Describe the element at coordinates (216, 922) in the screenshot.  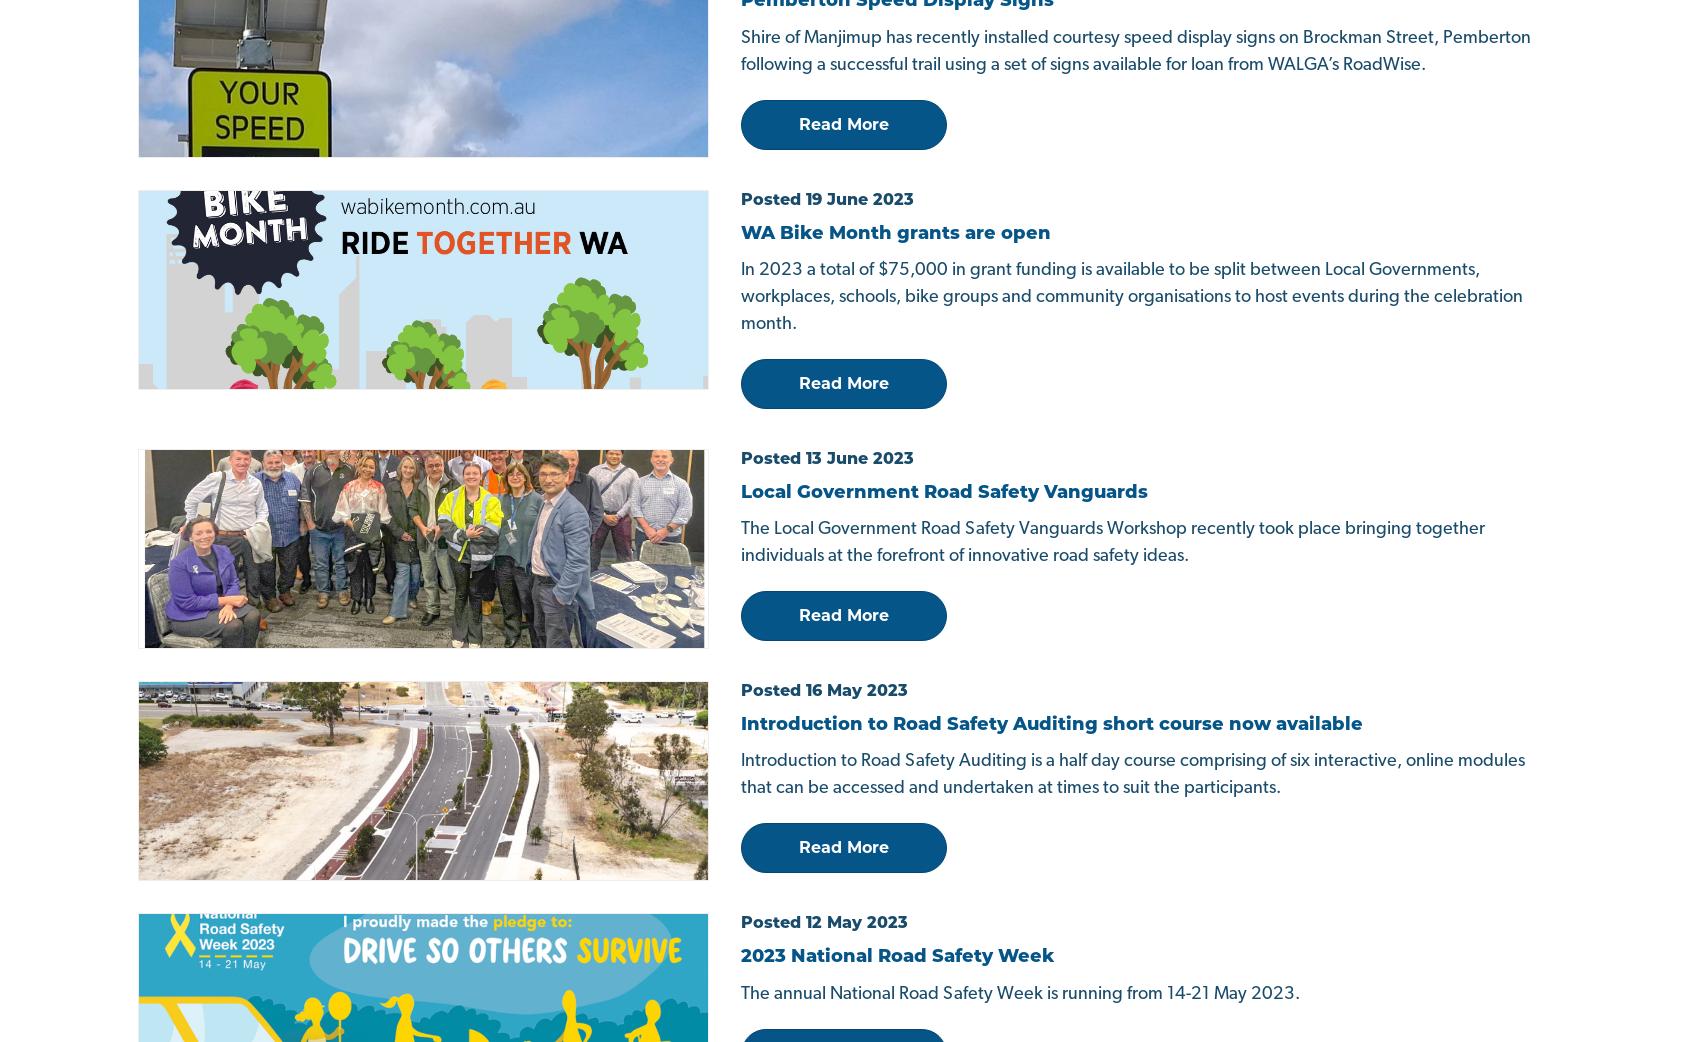
I see `'© WALGA Roadwise Program'` at that location.